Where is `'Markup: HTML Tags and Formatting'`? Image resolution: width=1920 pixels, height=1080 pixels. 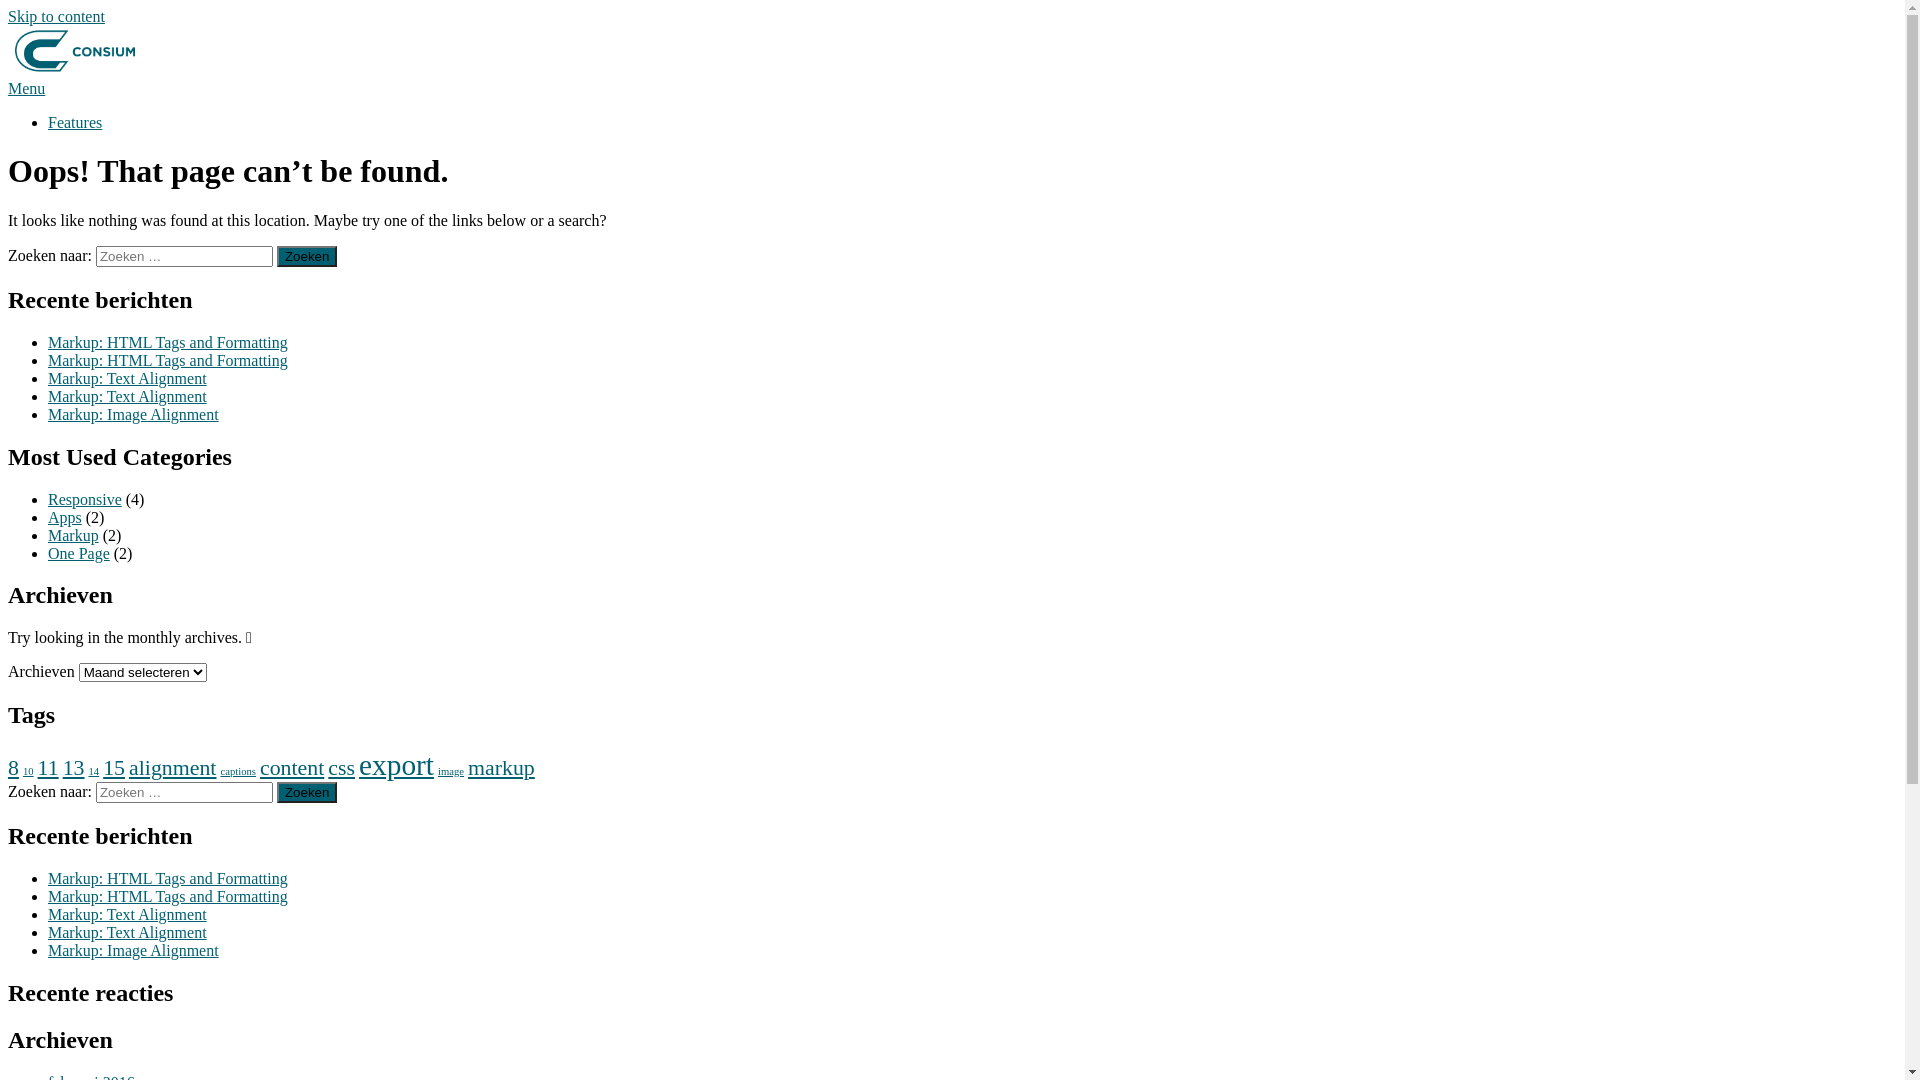 'Markup: HTML Tags and Formatting' is located at coordinates (168, 360).